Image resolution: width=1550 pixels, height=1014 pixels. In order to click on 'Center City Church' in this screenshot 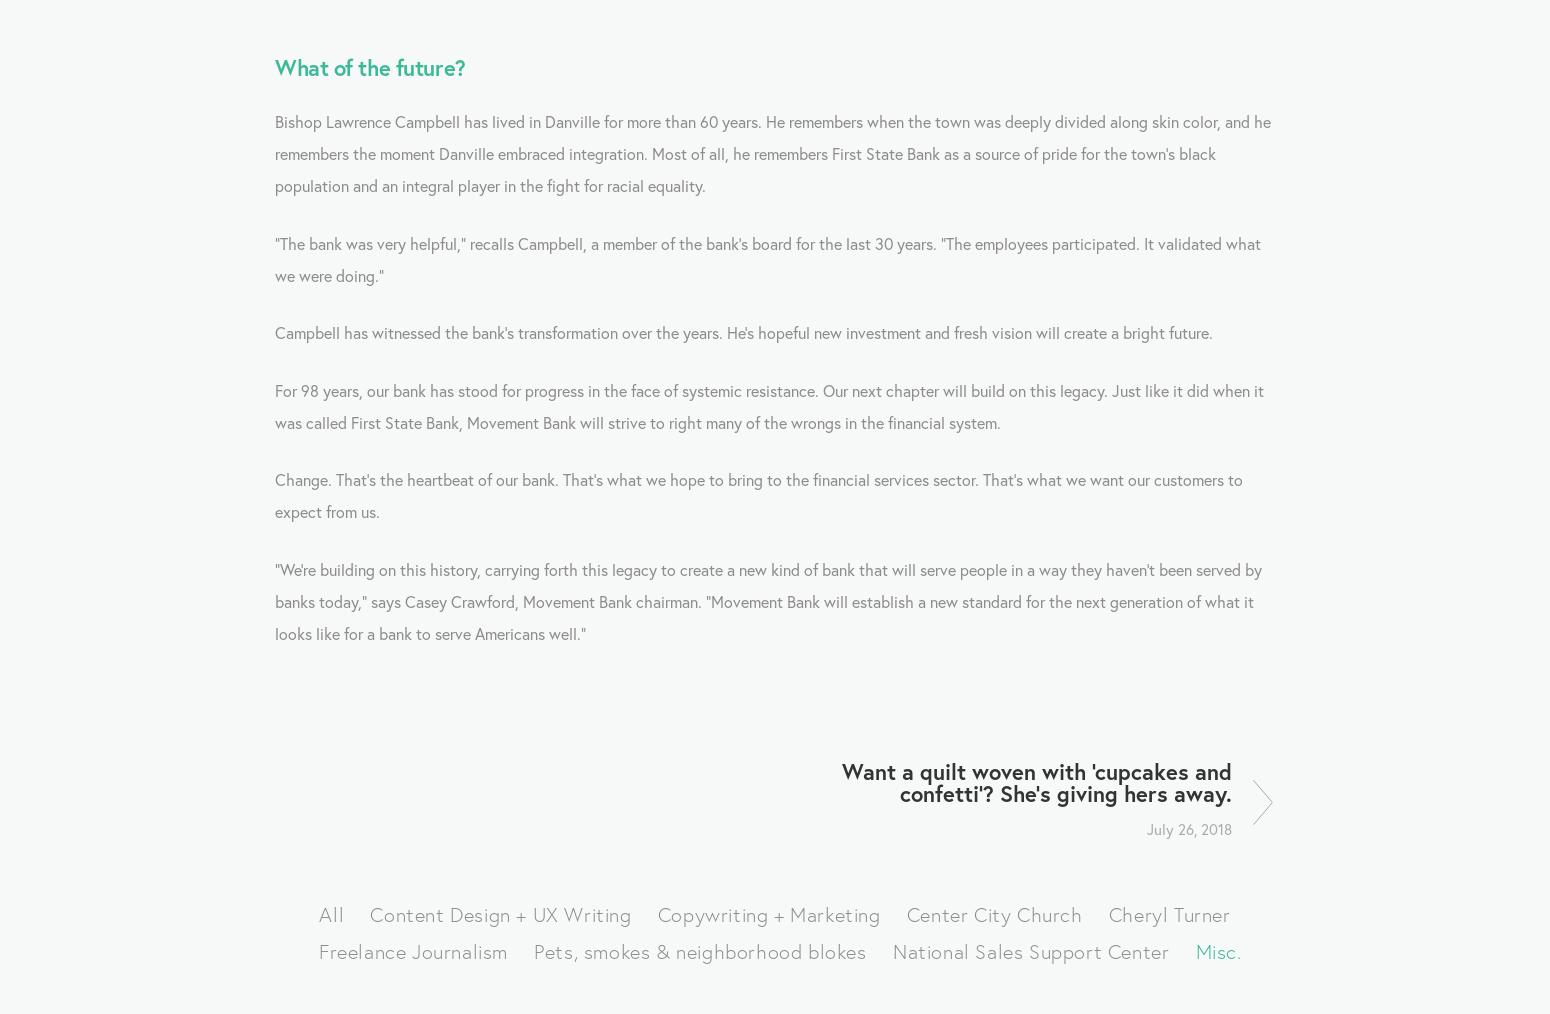, I will do `click(993, 912)`.